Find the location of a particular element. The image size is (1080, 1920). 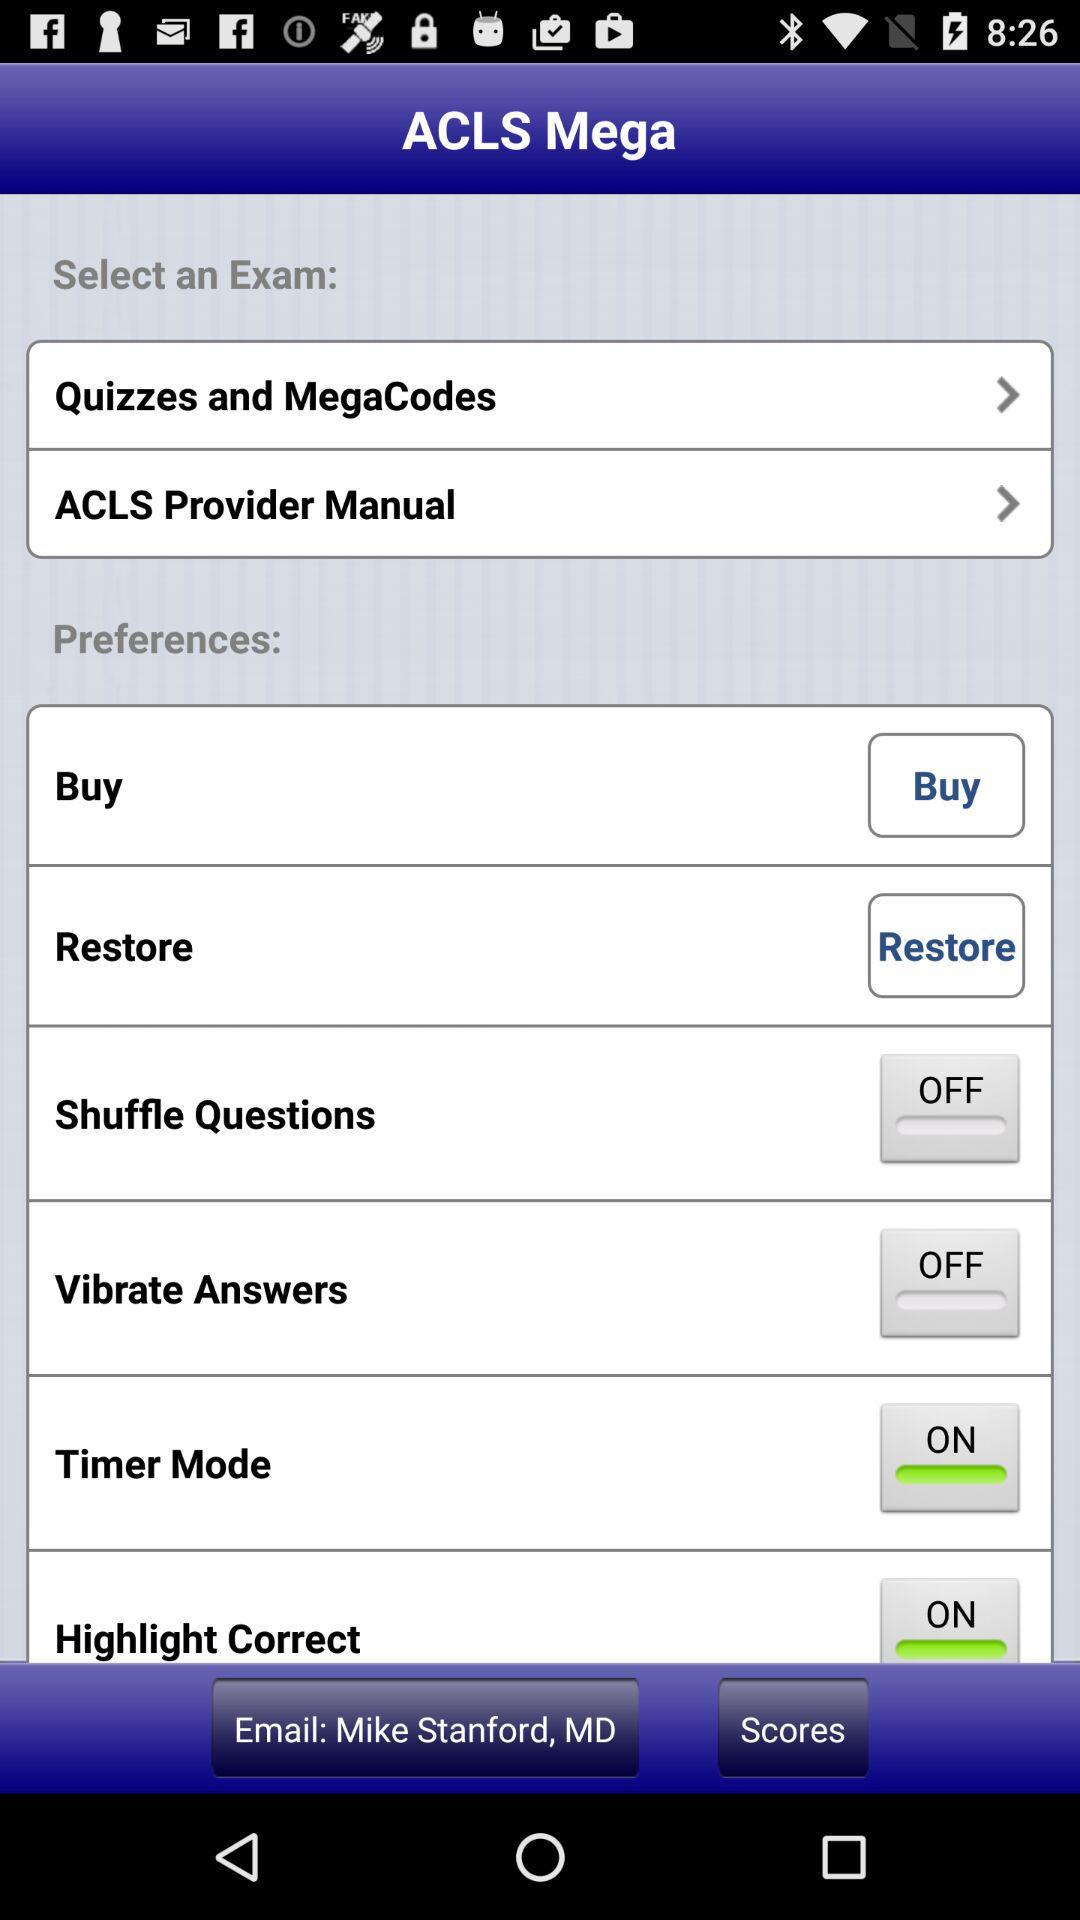

acls provider manual item is located at coordinates (540, 503).